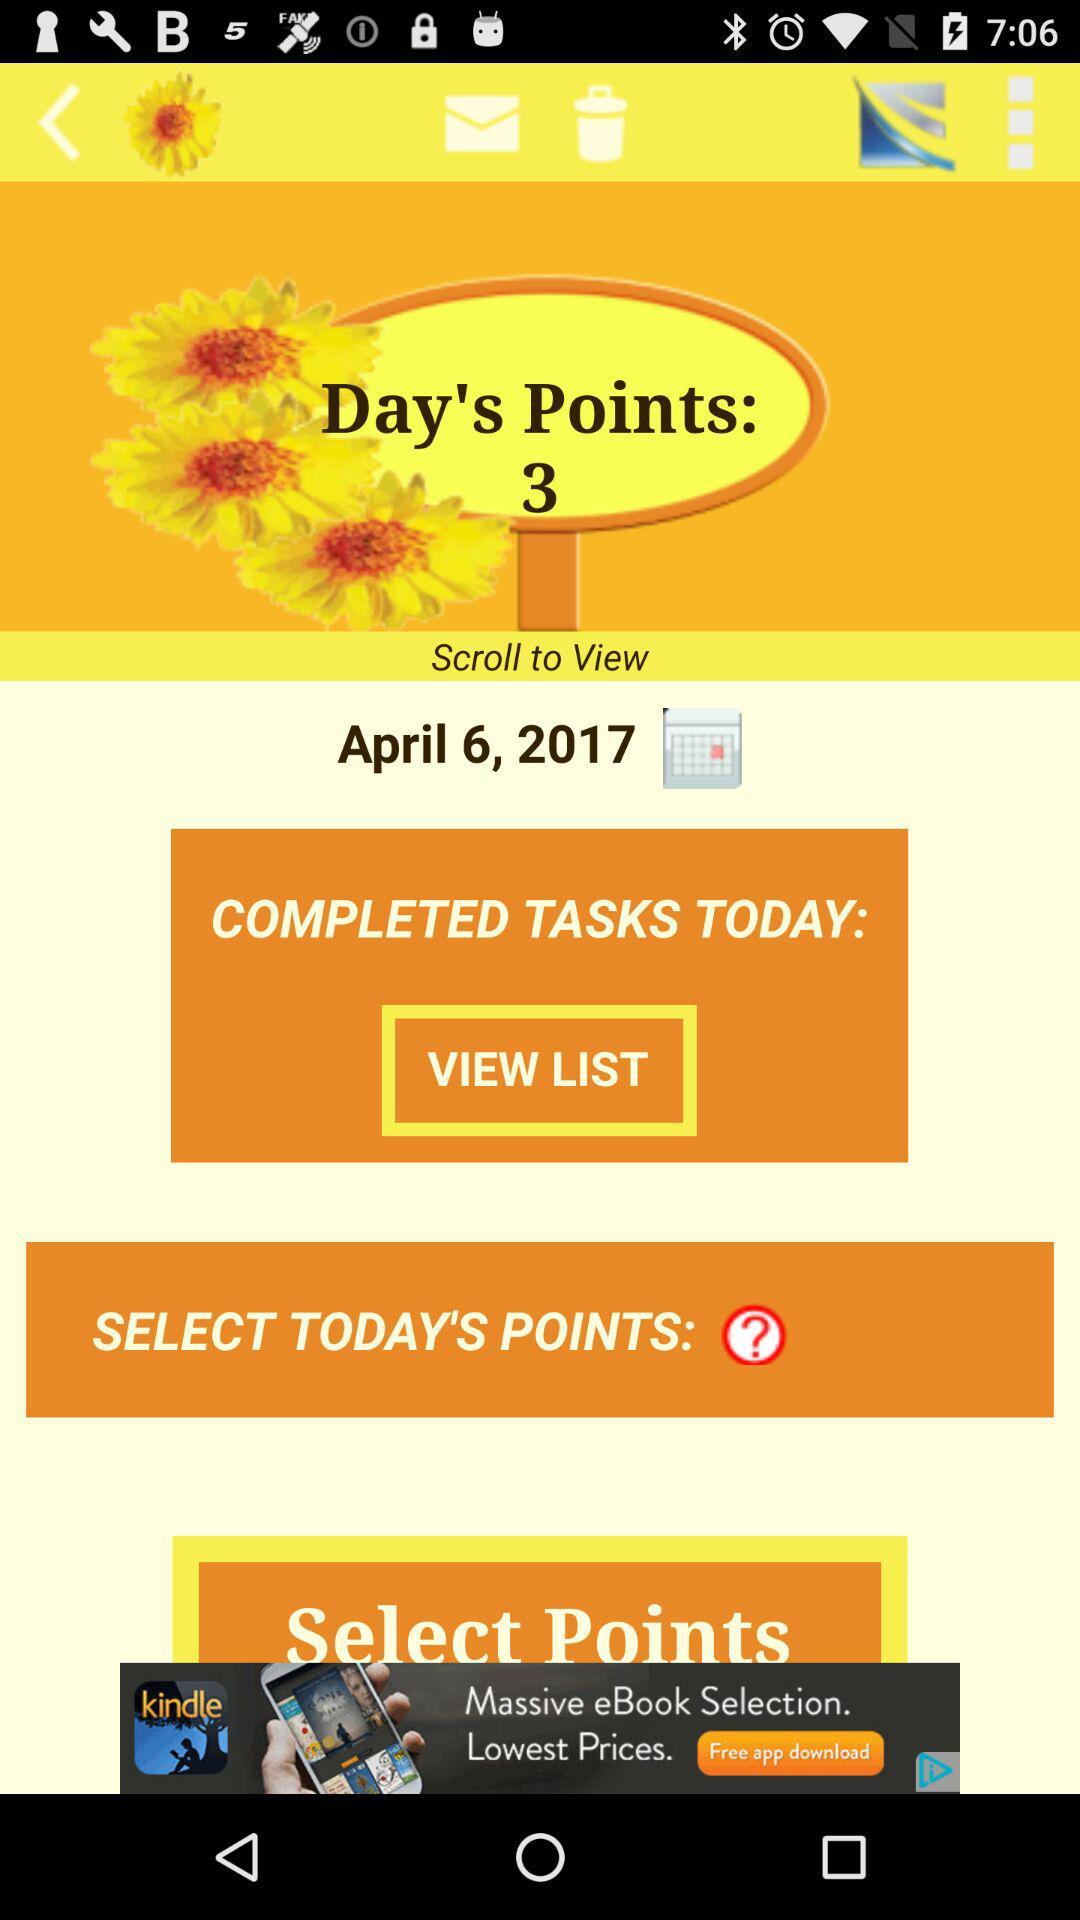 This screenshot has width=1080, height=1920. I want to click on the view list, so click(538, 1069).